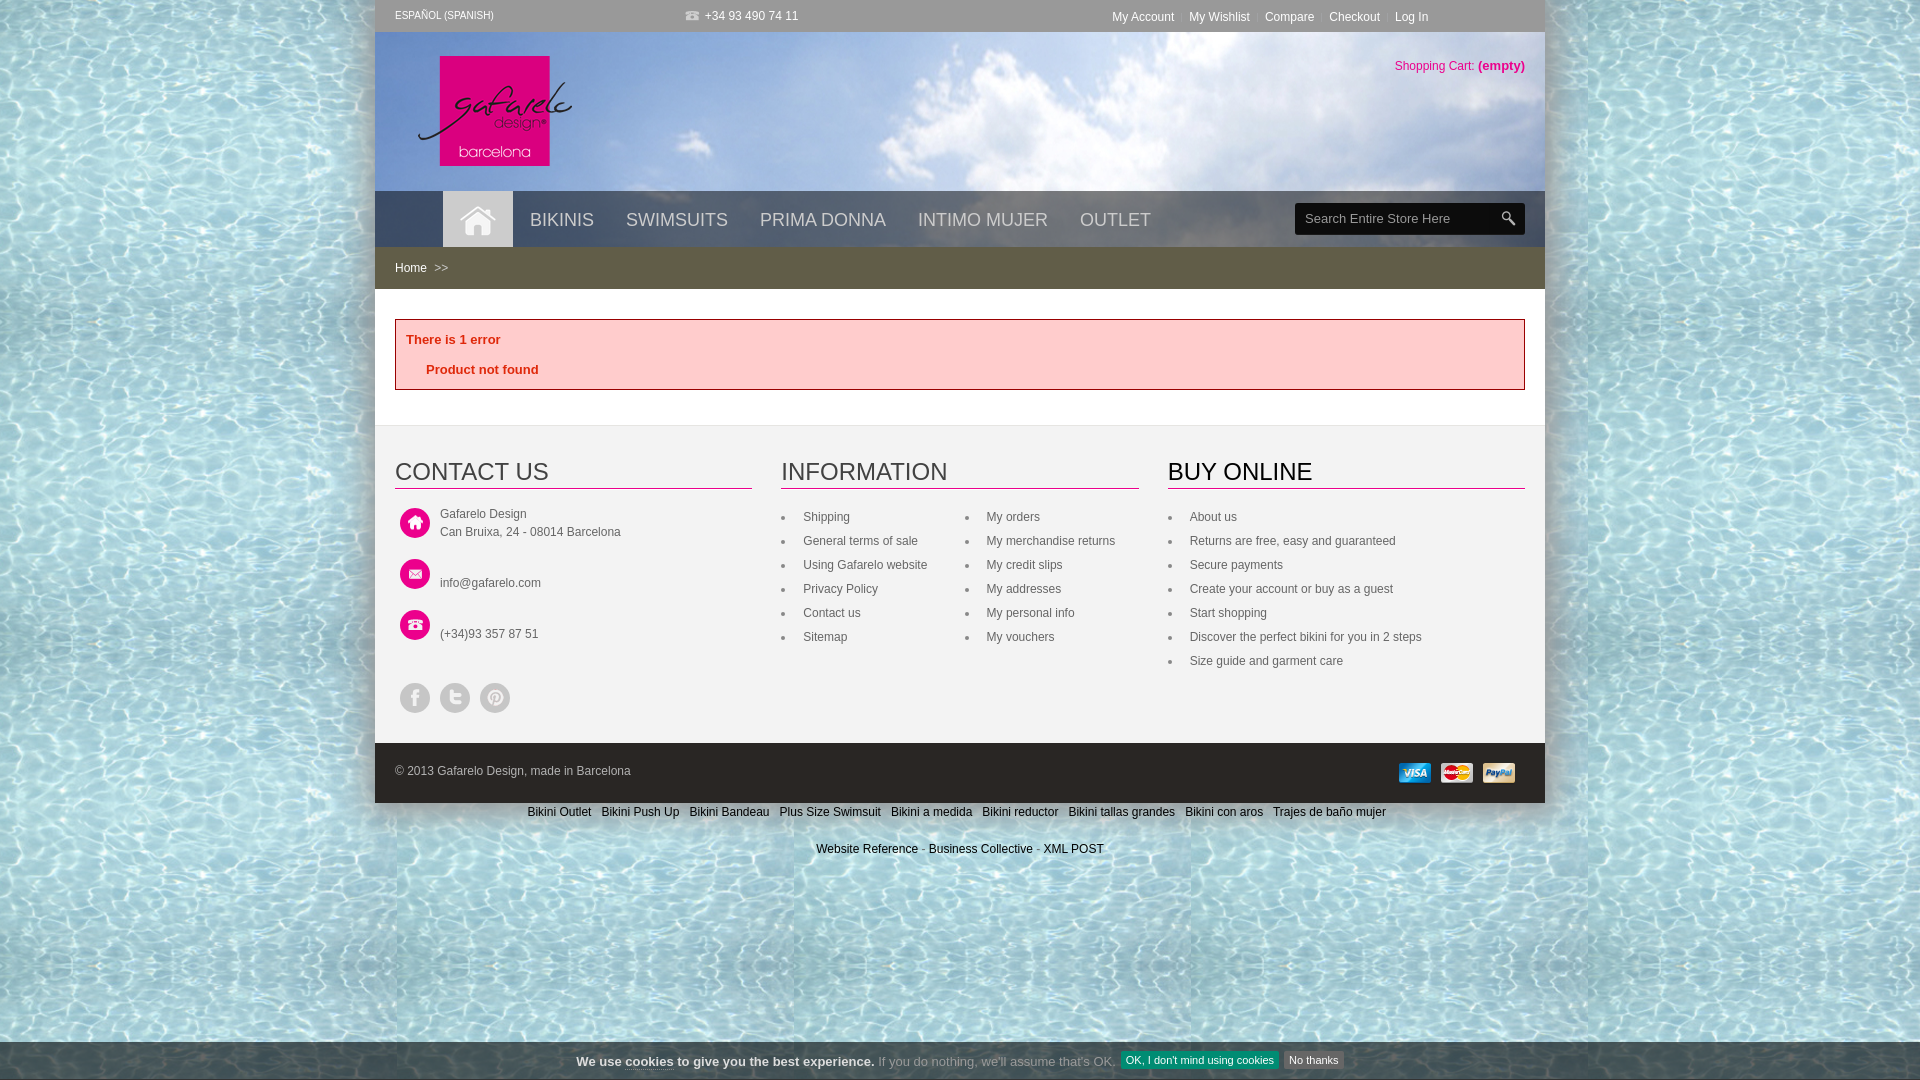 This screenshot has height=1080, width=1920. What do you see at coordinates (838, 588) in the screenshot?
I see `'Privacy Policy'` at bounding box center [838, 588].